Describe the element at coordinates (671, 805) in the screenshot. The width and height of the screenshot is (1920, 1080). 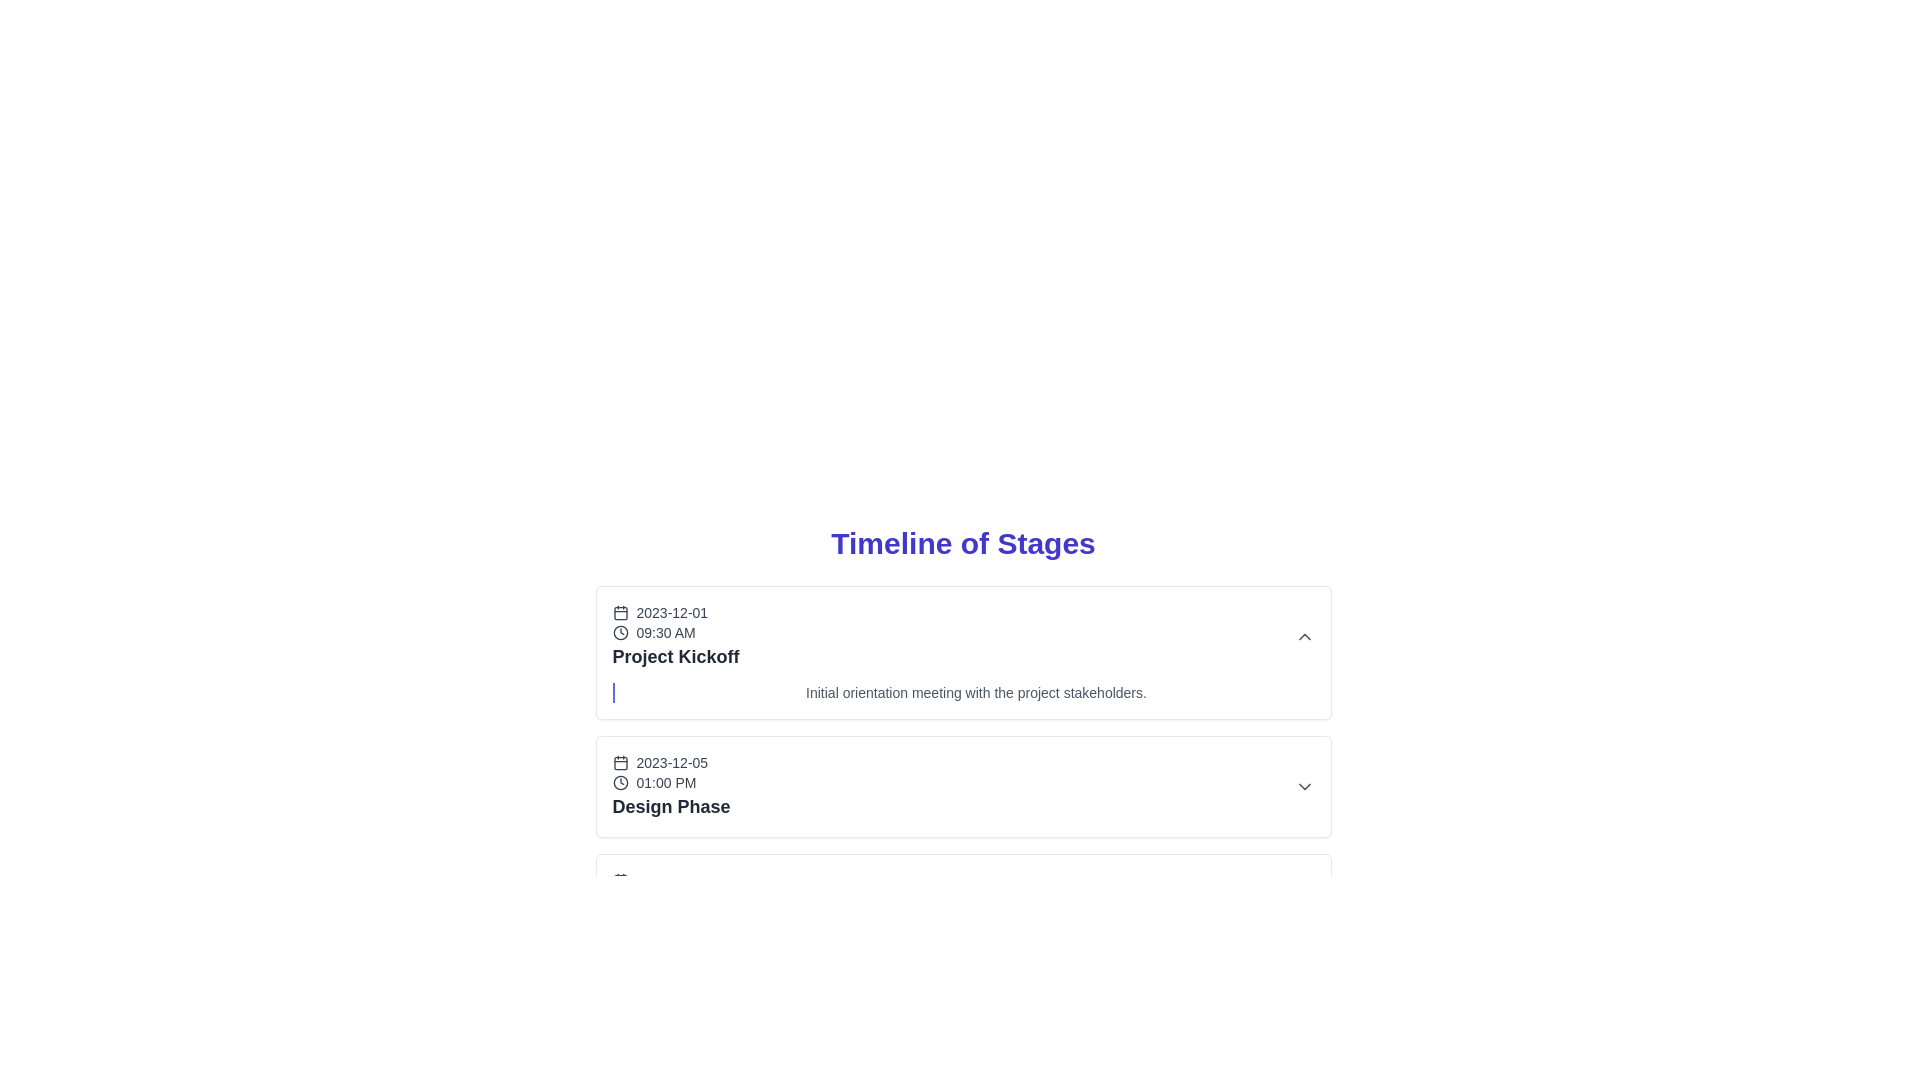
I see `the Text Label or Heading at the bottom of the group for the event on '2023-12-05' at '01:00 PM', which summarizes the event's purpose or title` at that location.